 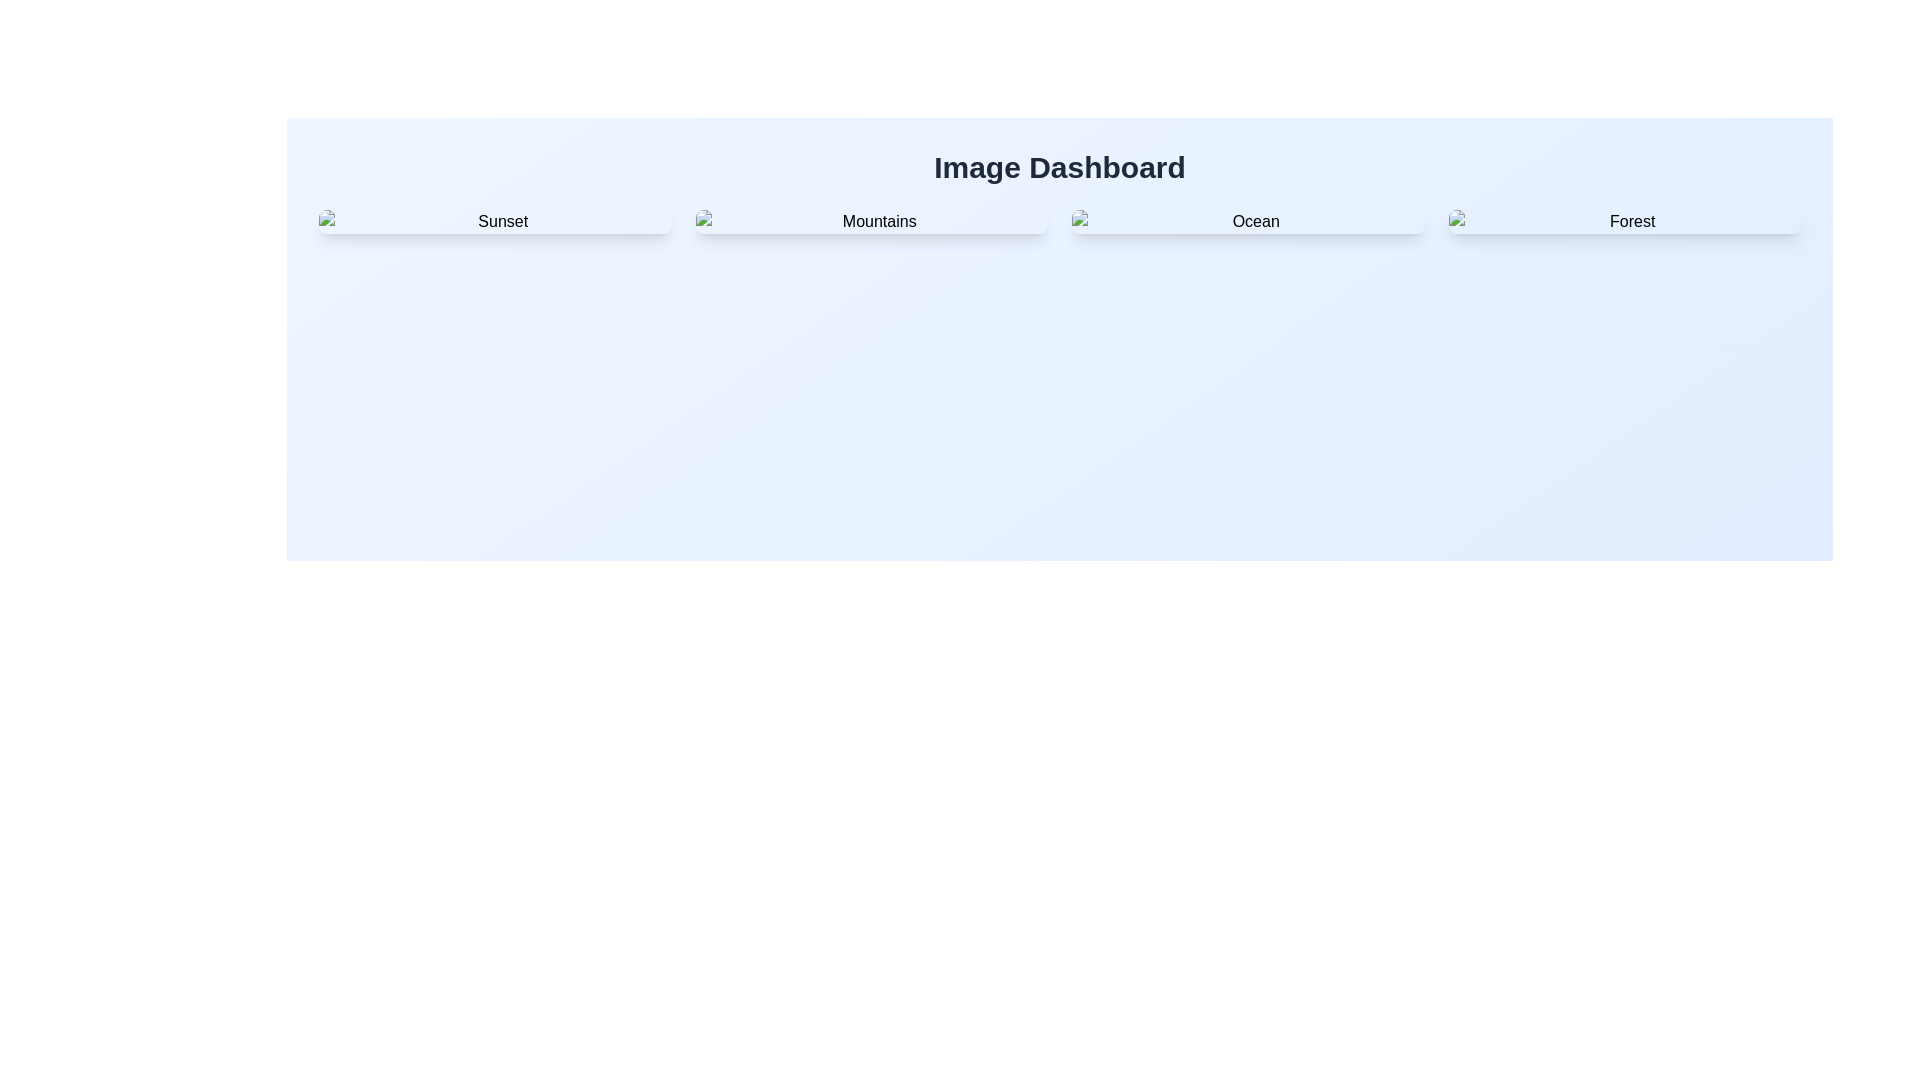 What do you see at coordinates (871, 222) in the screenshot?
I see `the 'Mountains' card, which is the second card in a horizontal list of four cards` at bounding box center [871, 222].